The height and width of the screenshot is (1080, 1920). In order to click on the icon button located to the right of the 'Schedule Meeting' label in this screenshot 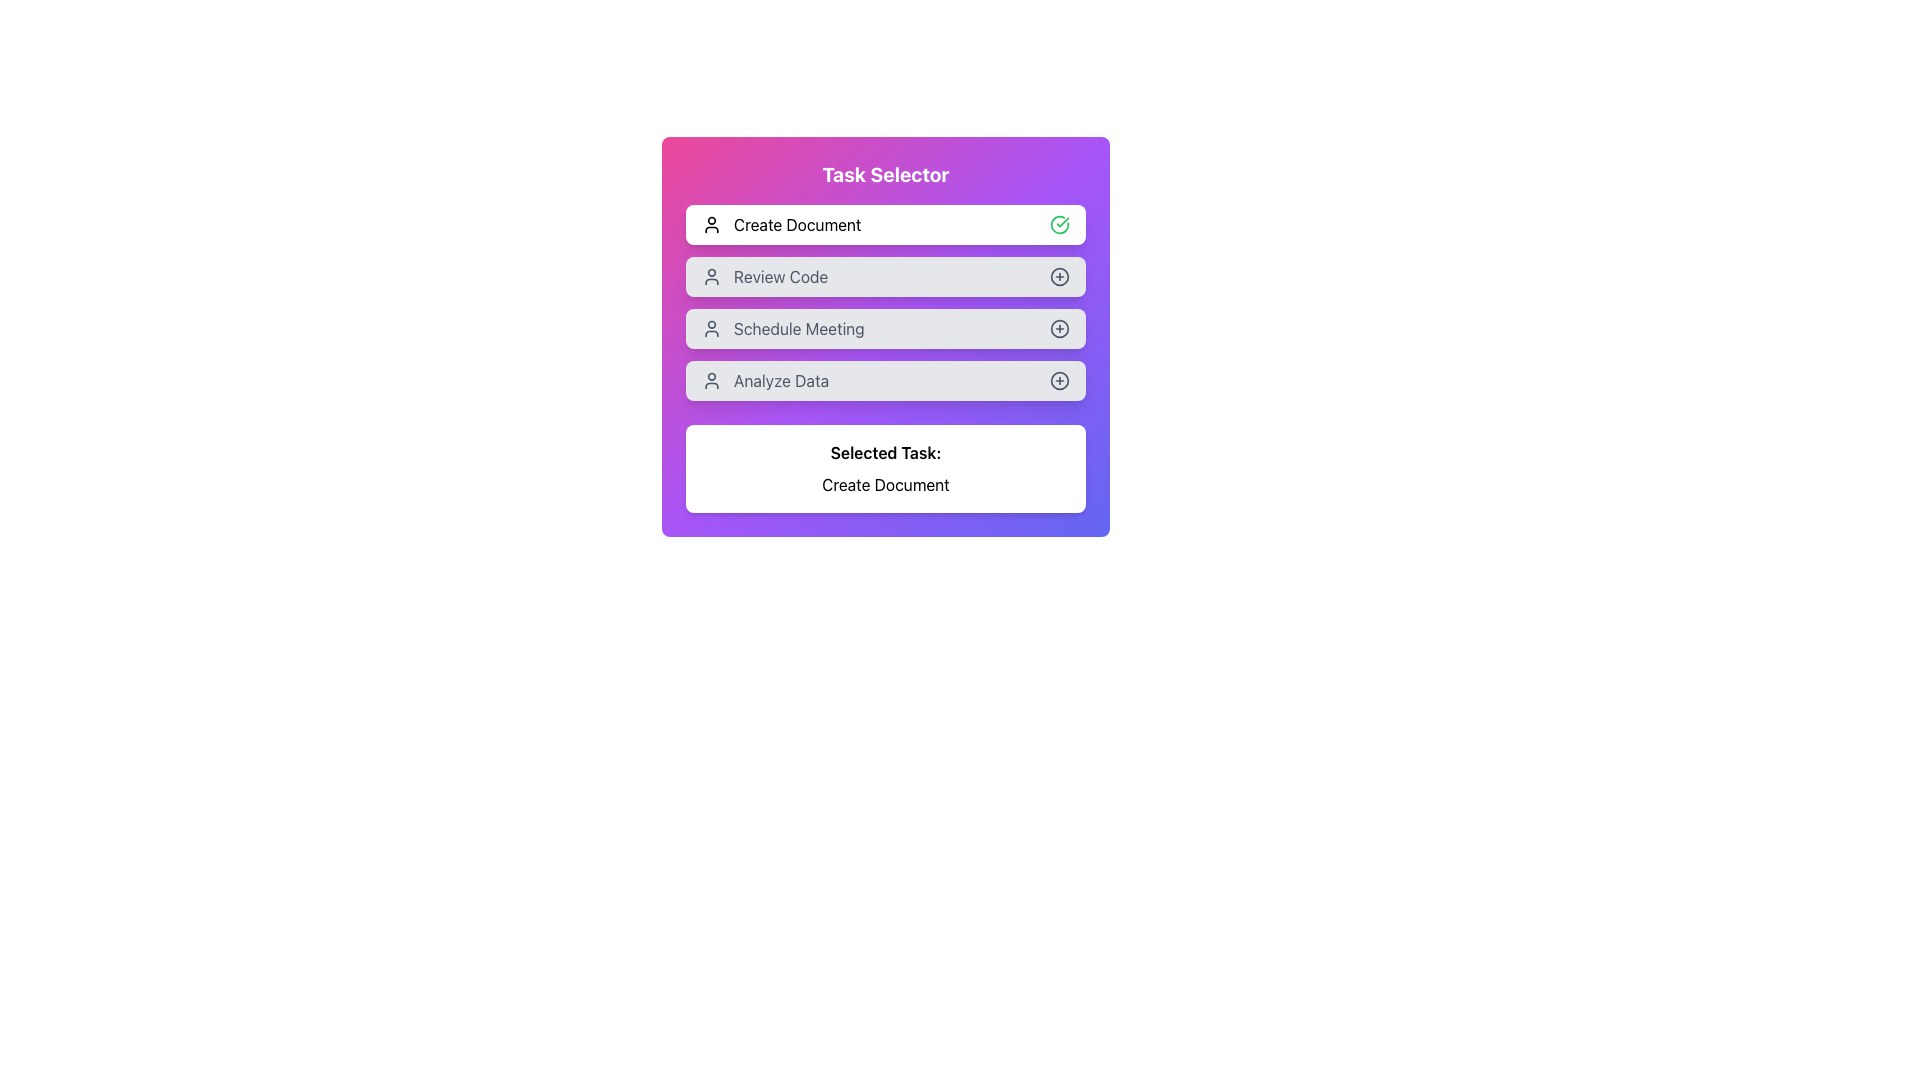, I will do `click(1059, 327)`.